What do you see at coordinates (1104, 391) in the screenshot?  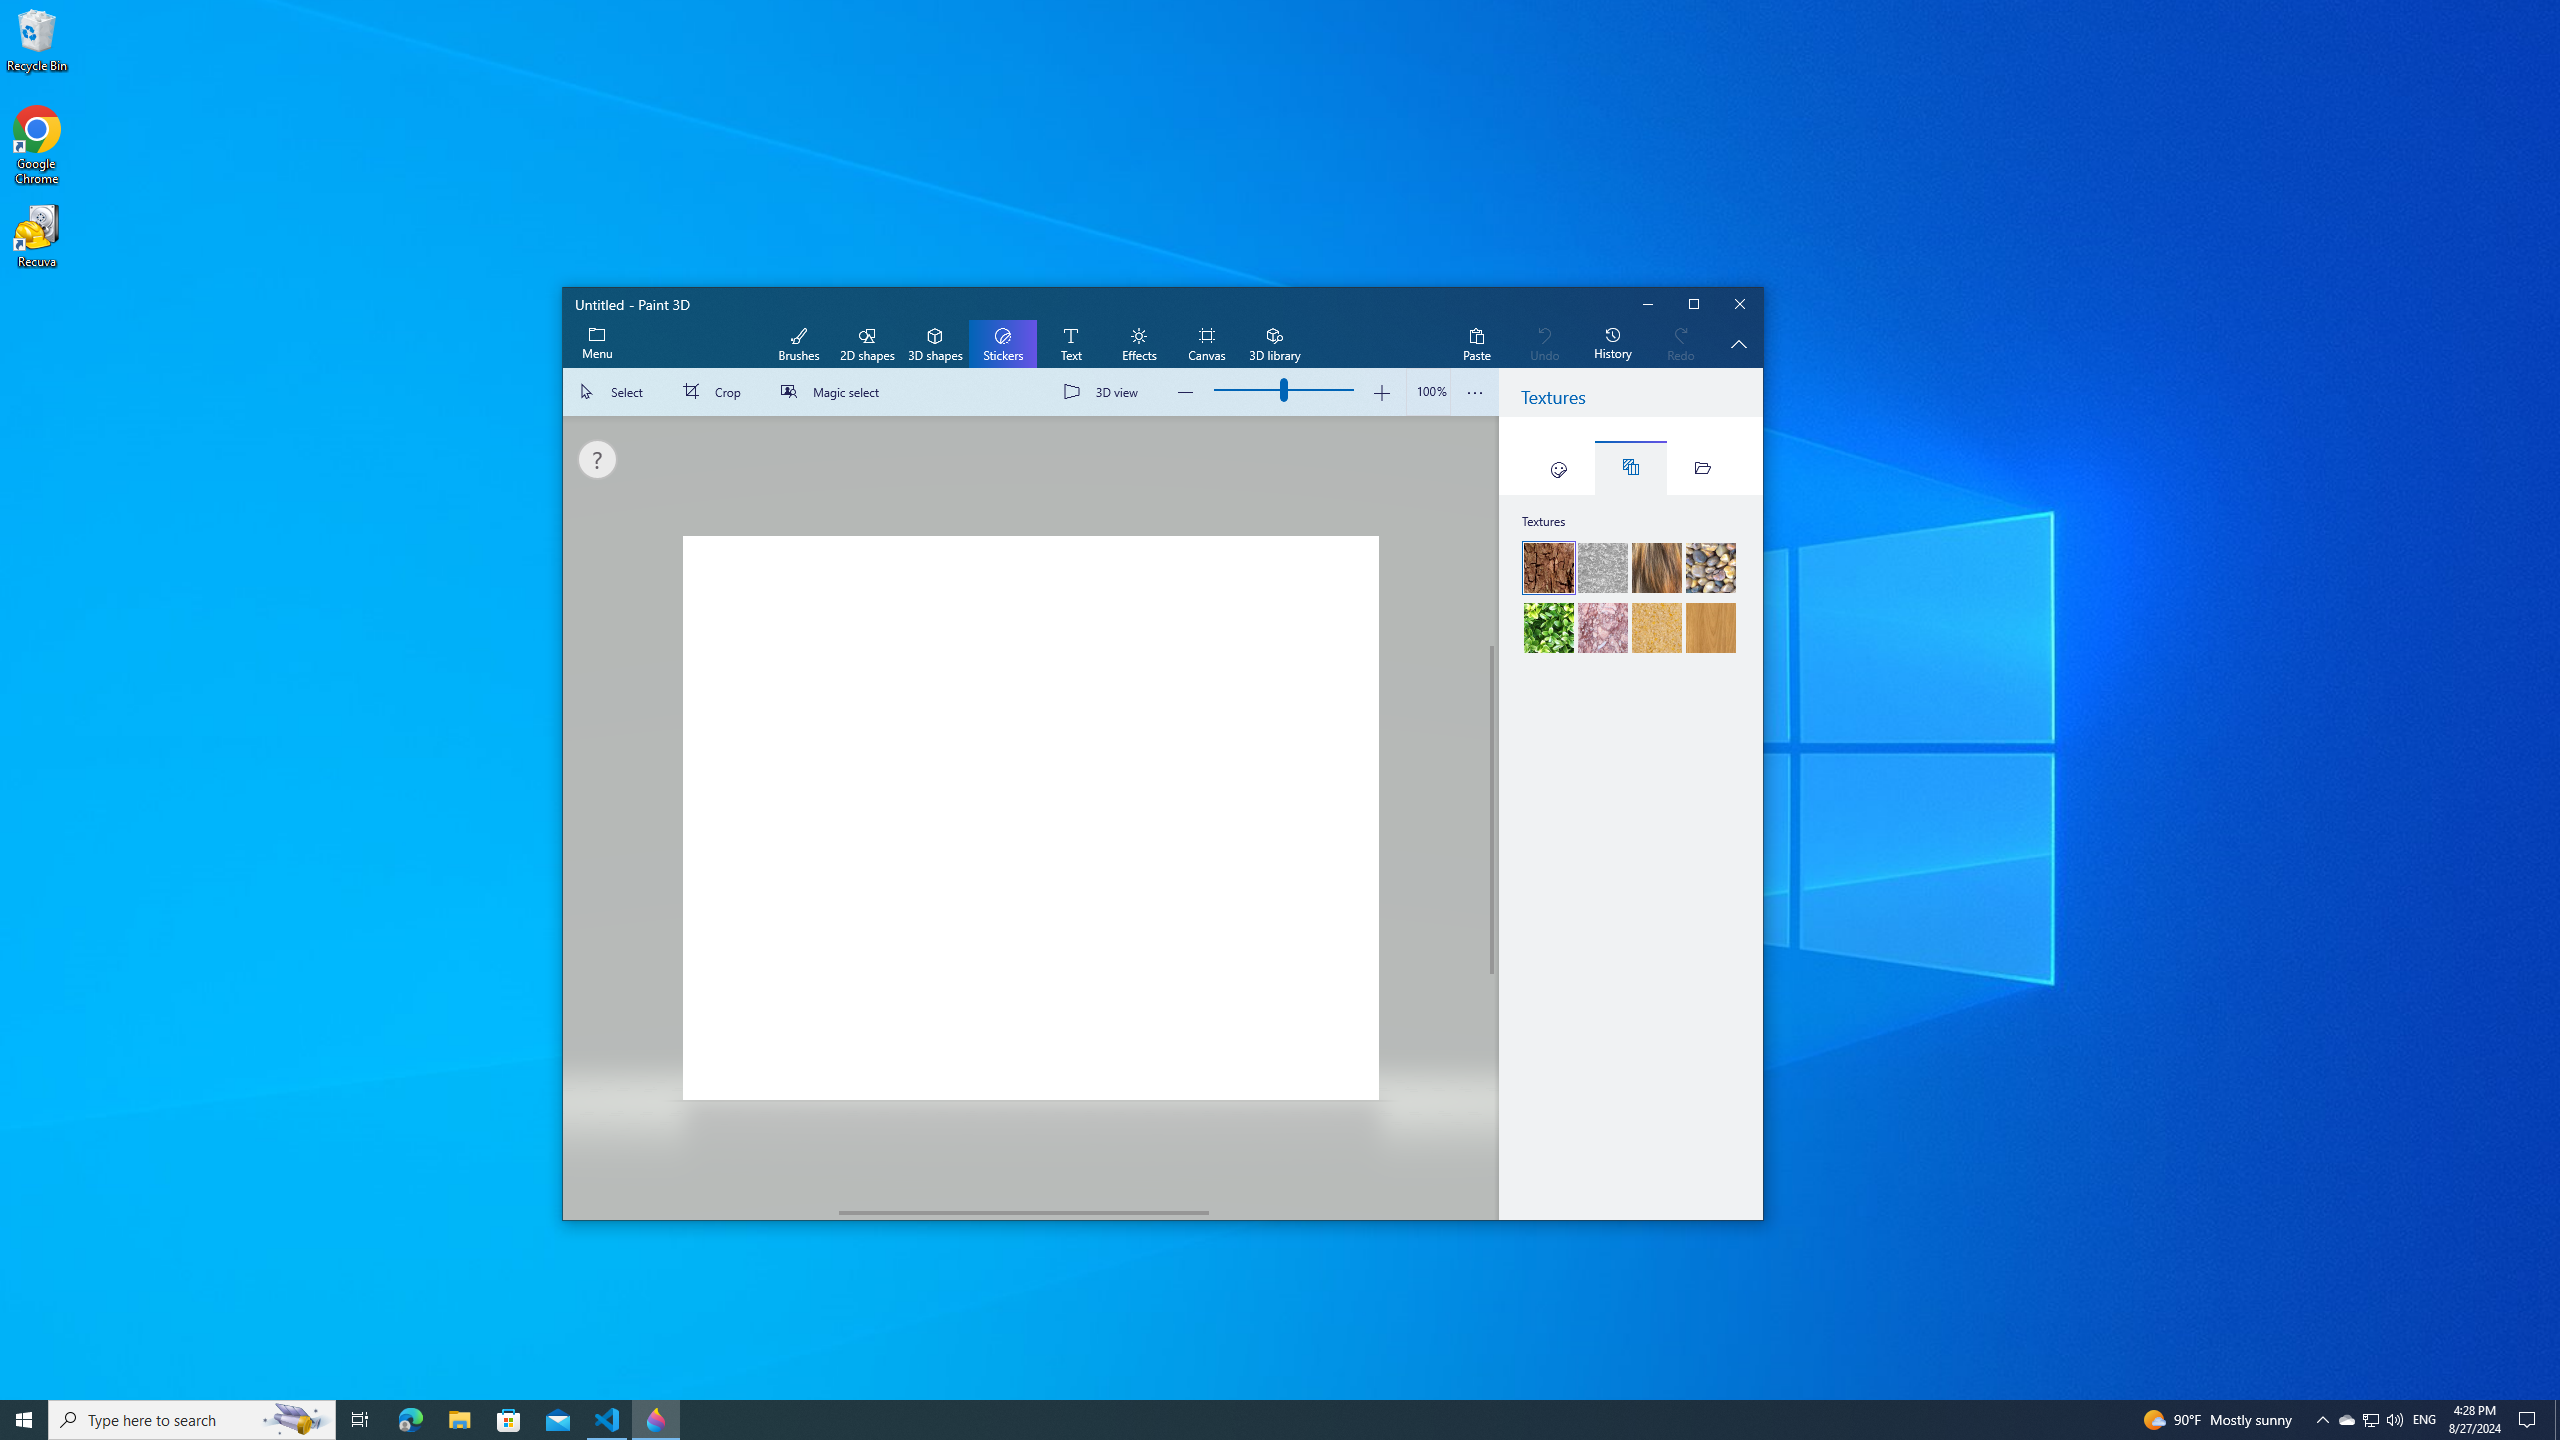 I see `'3D view'` at bounding box center [1104, 391].